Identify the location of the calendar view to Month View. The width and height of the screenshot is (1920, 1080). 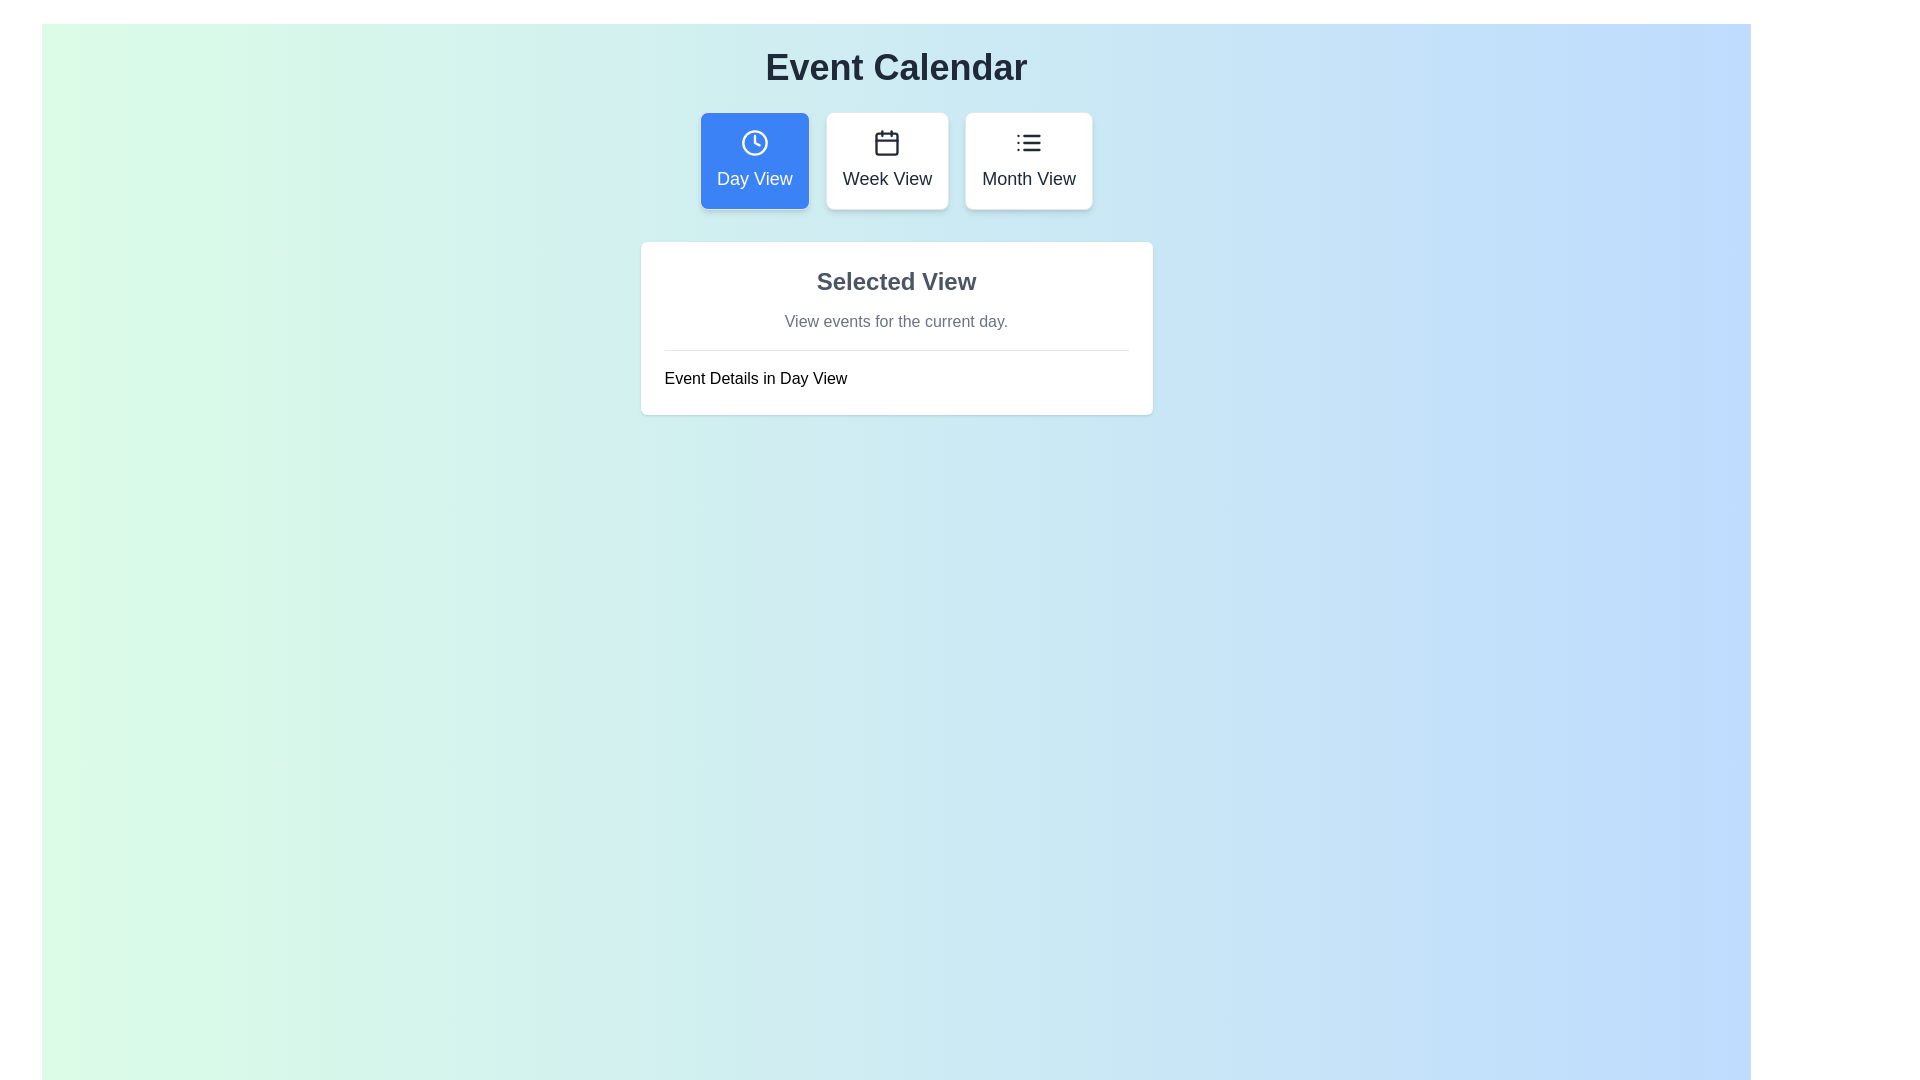
(1029, 160).